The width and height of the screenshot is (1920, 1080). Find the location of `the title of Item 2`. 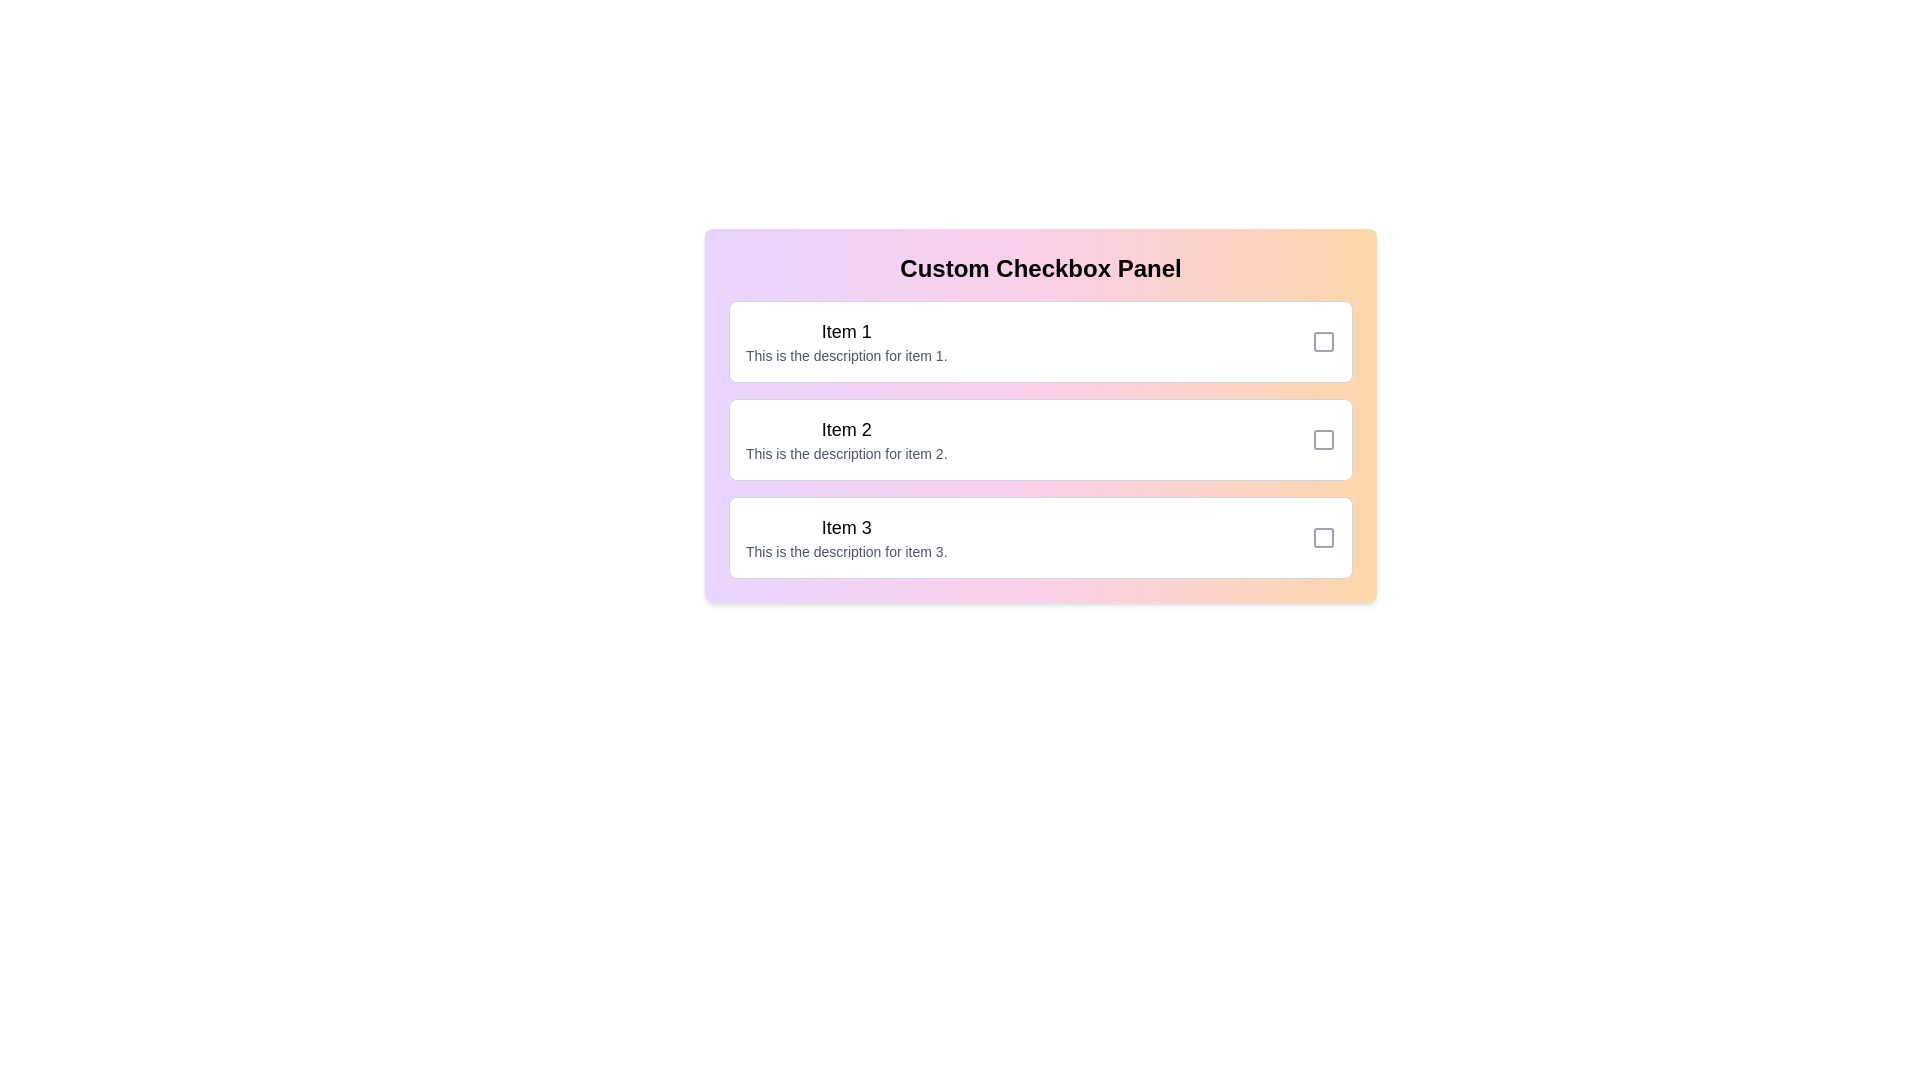

the title of Item 2 is located at coordinates (846, 428).